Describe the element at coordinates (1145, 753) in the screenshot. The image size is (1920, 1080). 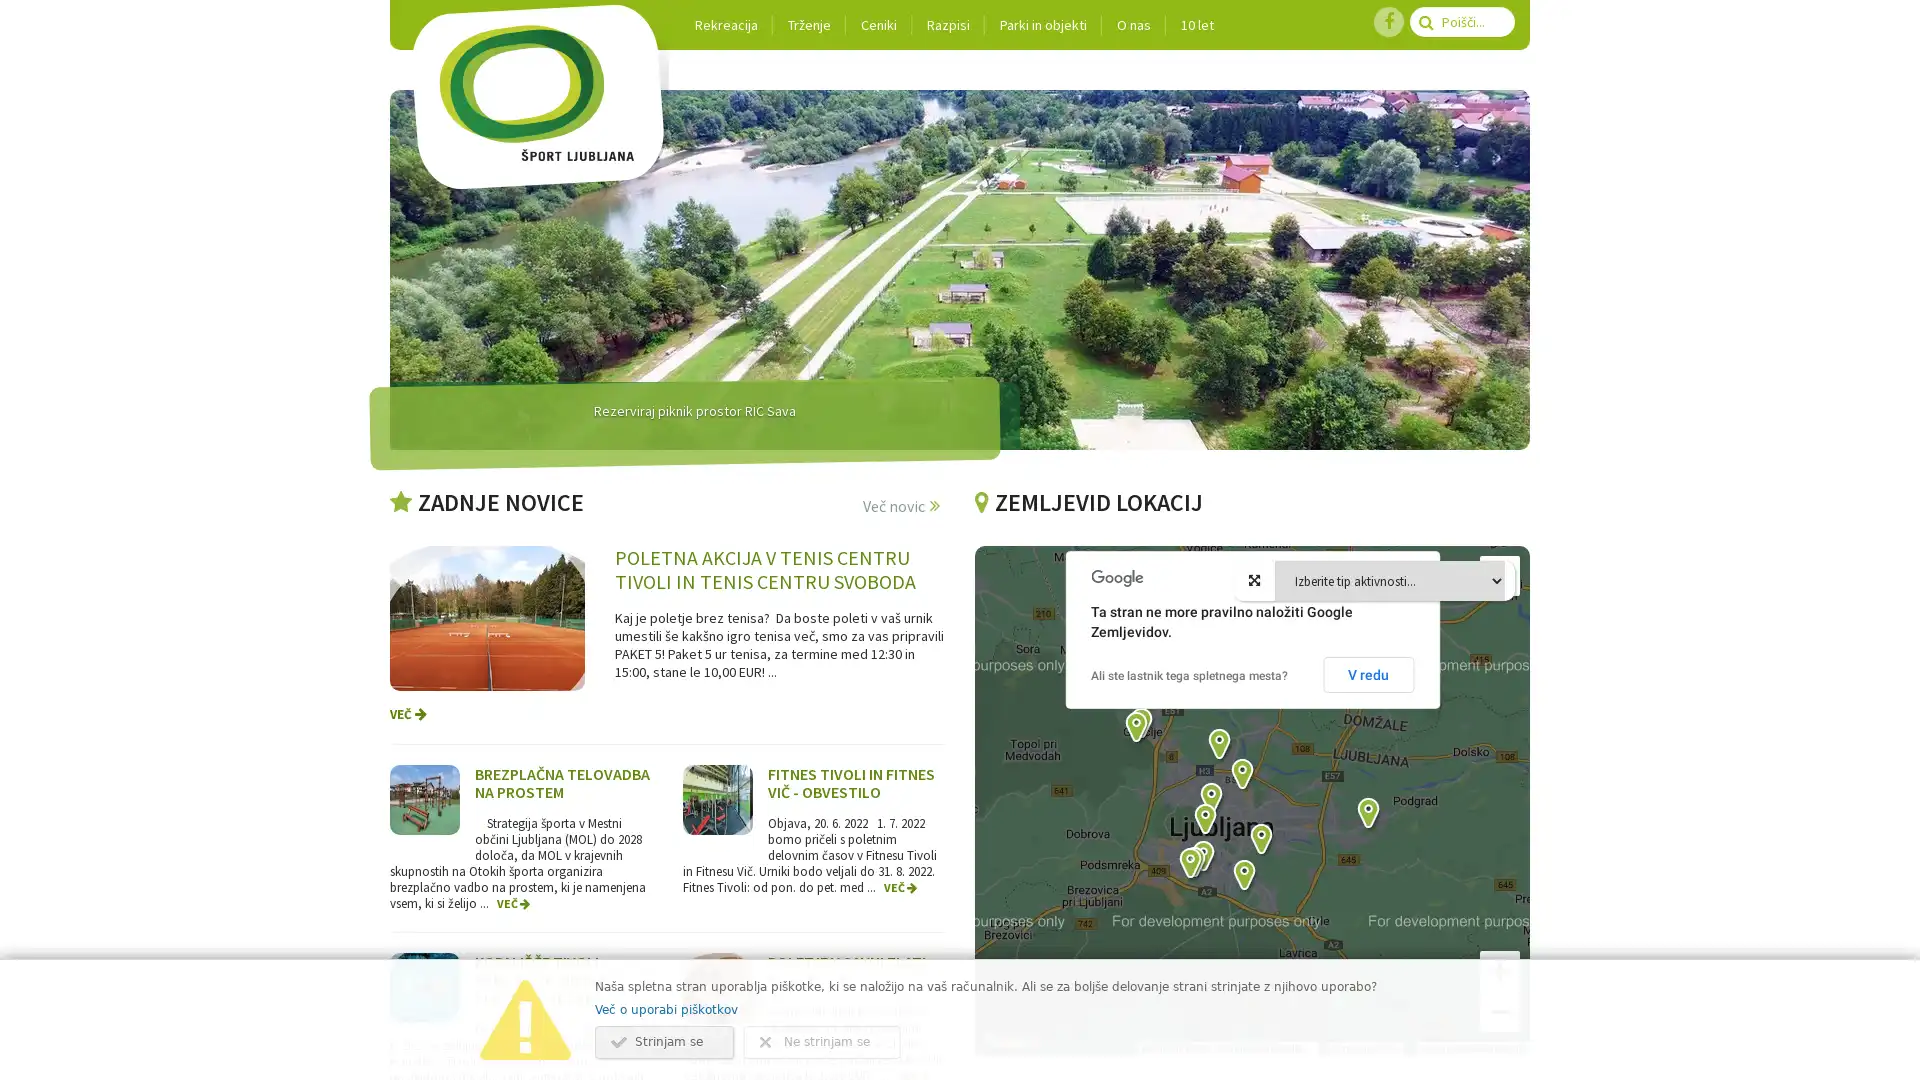
I see `Kako do nas?` at that location.